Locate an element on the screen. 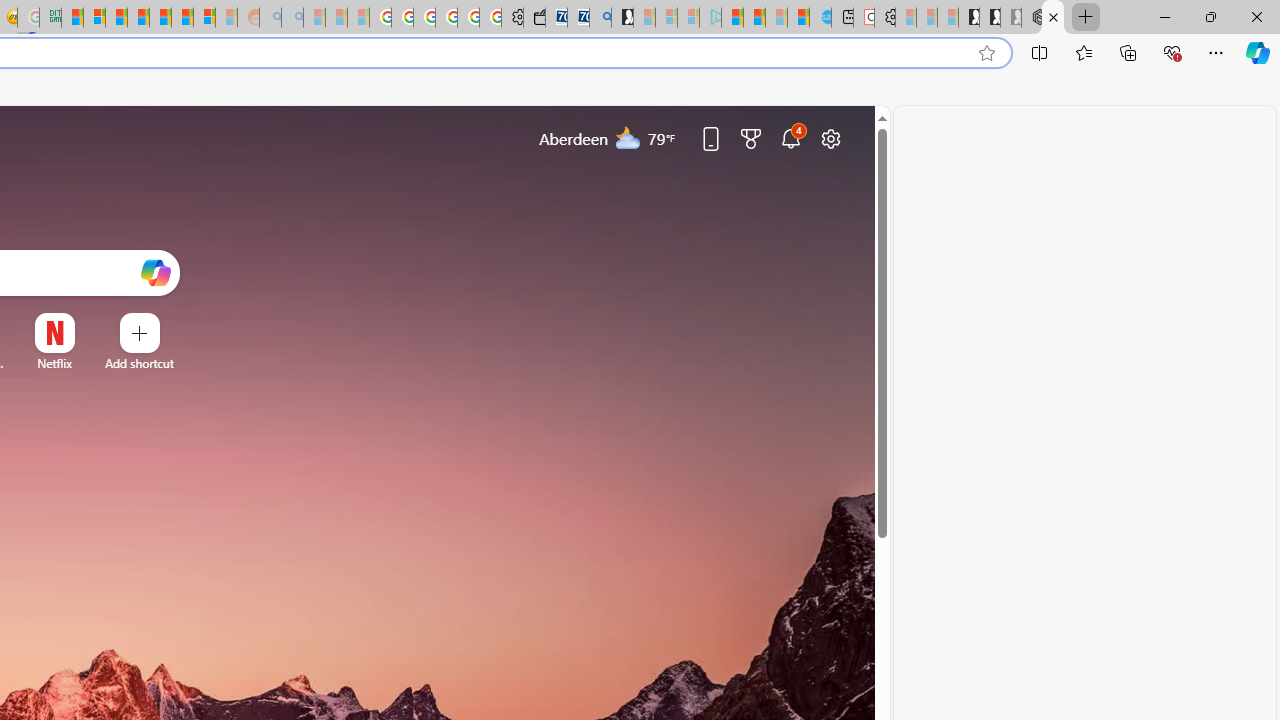  'Add a site' is located at coordinates (138, 363).